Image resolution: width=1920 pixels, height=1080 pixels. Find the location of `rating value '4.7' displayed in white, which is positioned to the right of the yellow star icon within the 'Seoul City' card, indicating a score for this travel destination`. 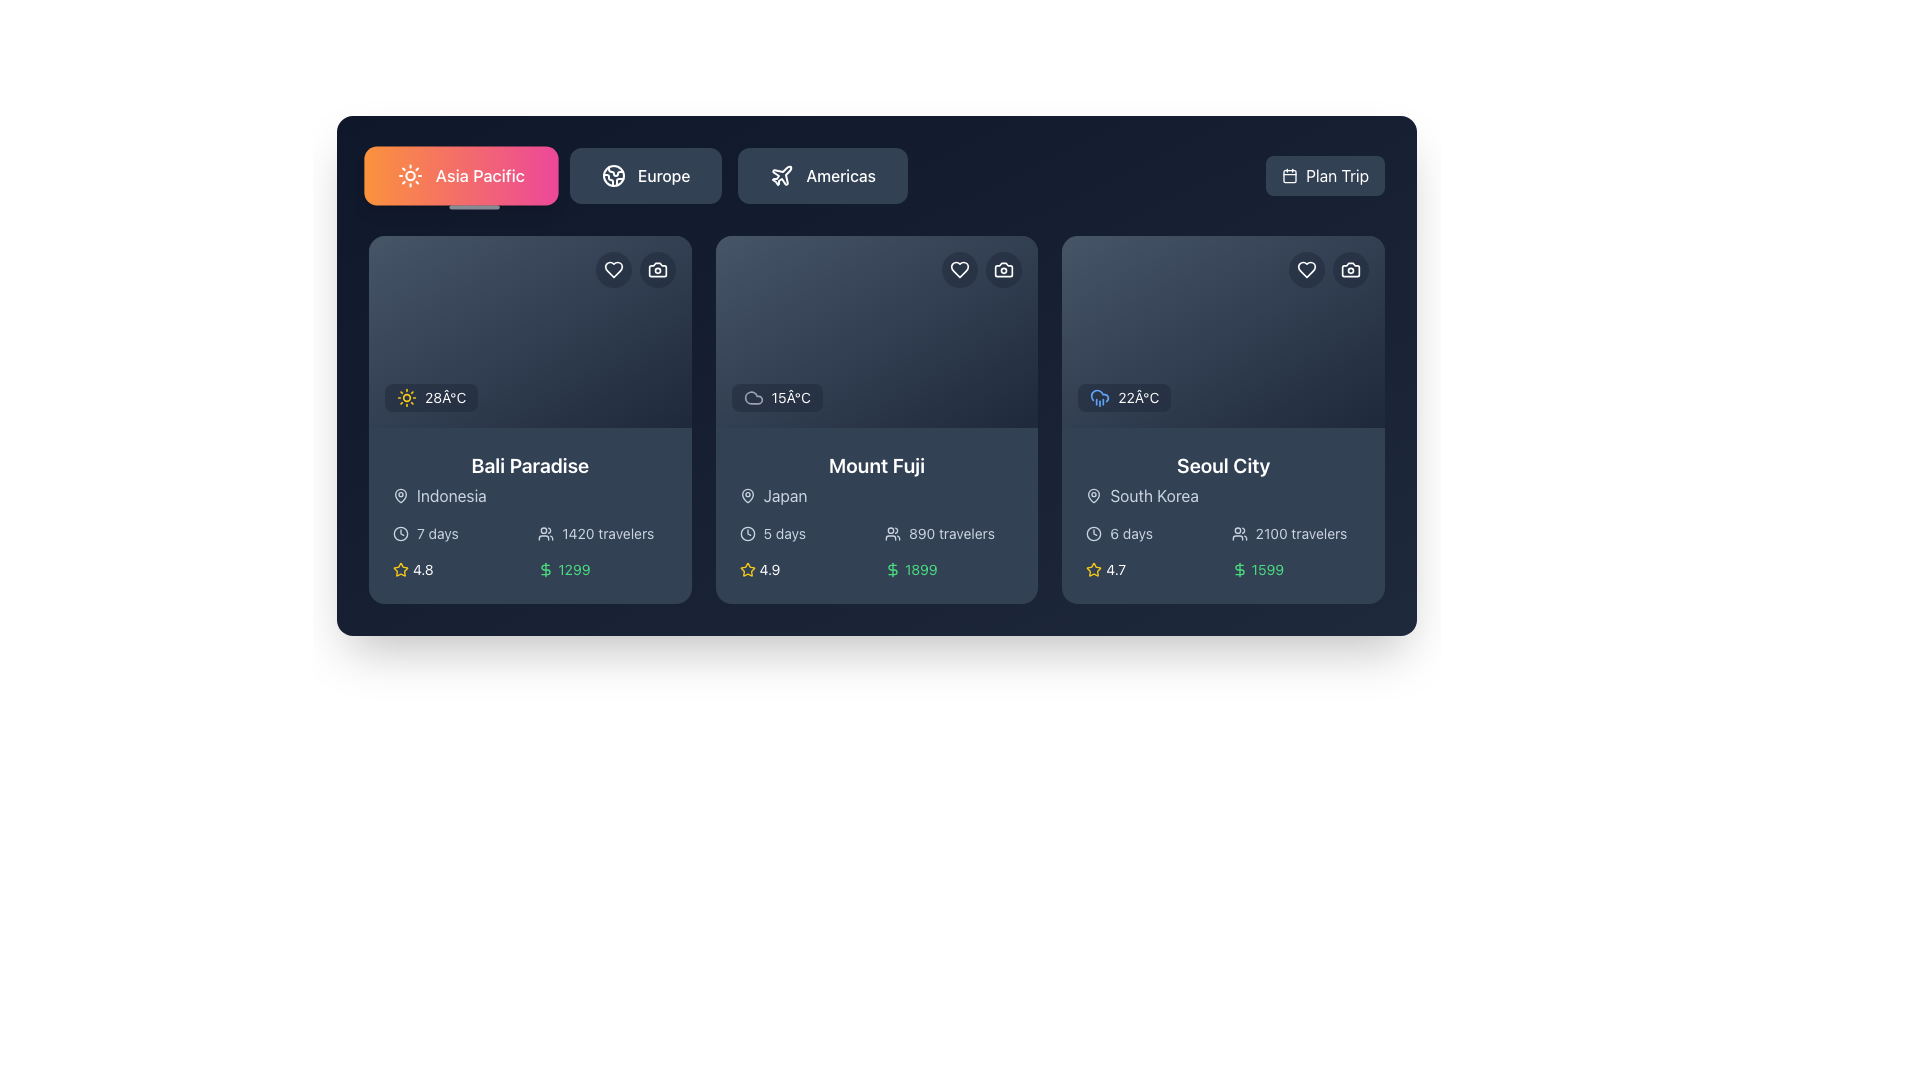

rating value '4.7' displayed in white, which is positioned to the right of the yellow star icon within the 'Seoul City' card, indicating a score for this travel destination is located at coordinates (1115, 570).